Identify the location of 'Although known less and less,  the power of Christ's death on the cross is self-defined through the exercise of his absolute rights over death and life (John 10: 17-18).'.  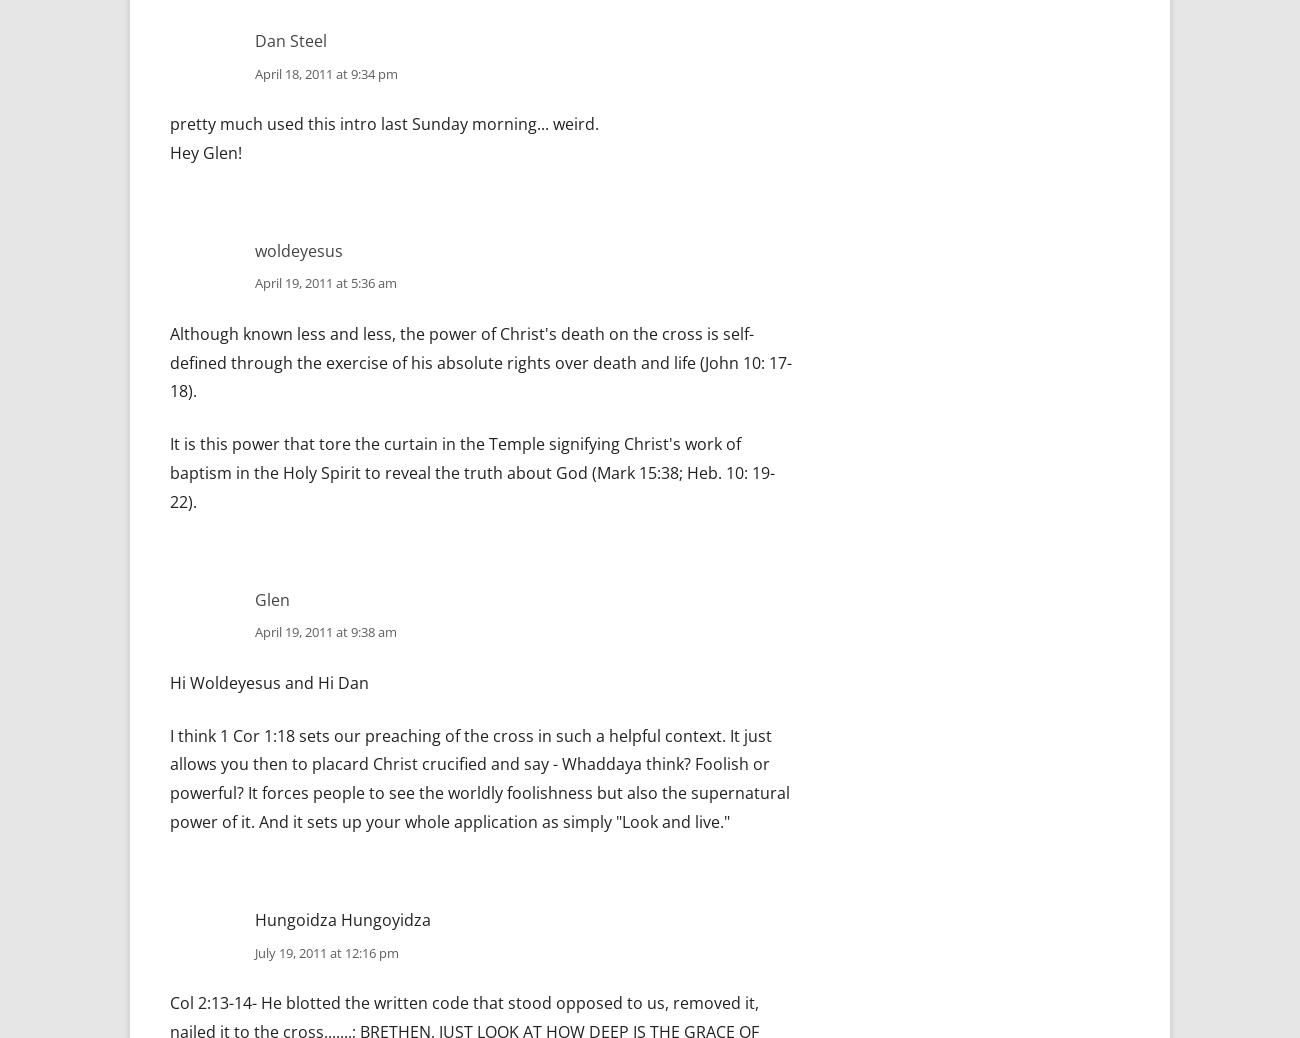
(480, 361).